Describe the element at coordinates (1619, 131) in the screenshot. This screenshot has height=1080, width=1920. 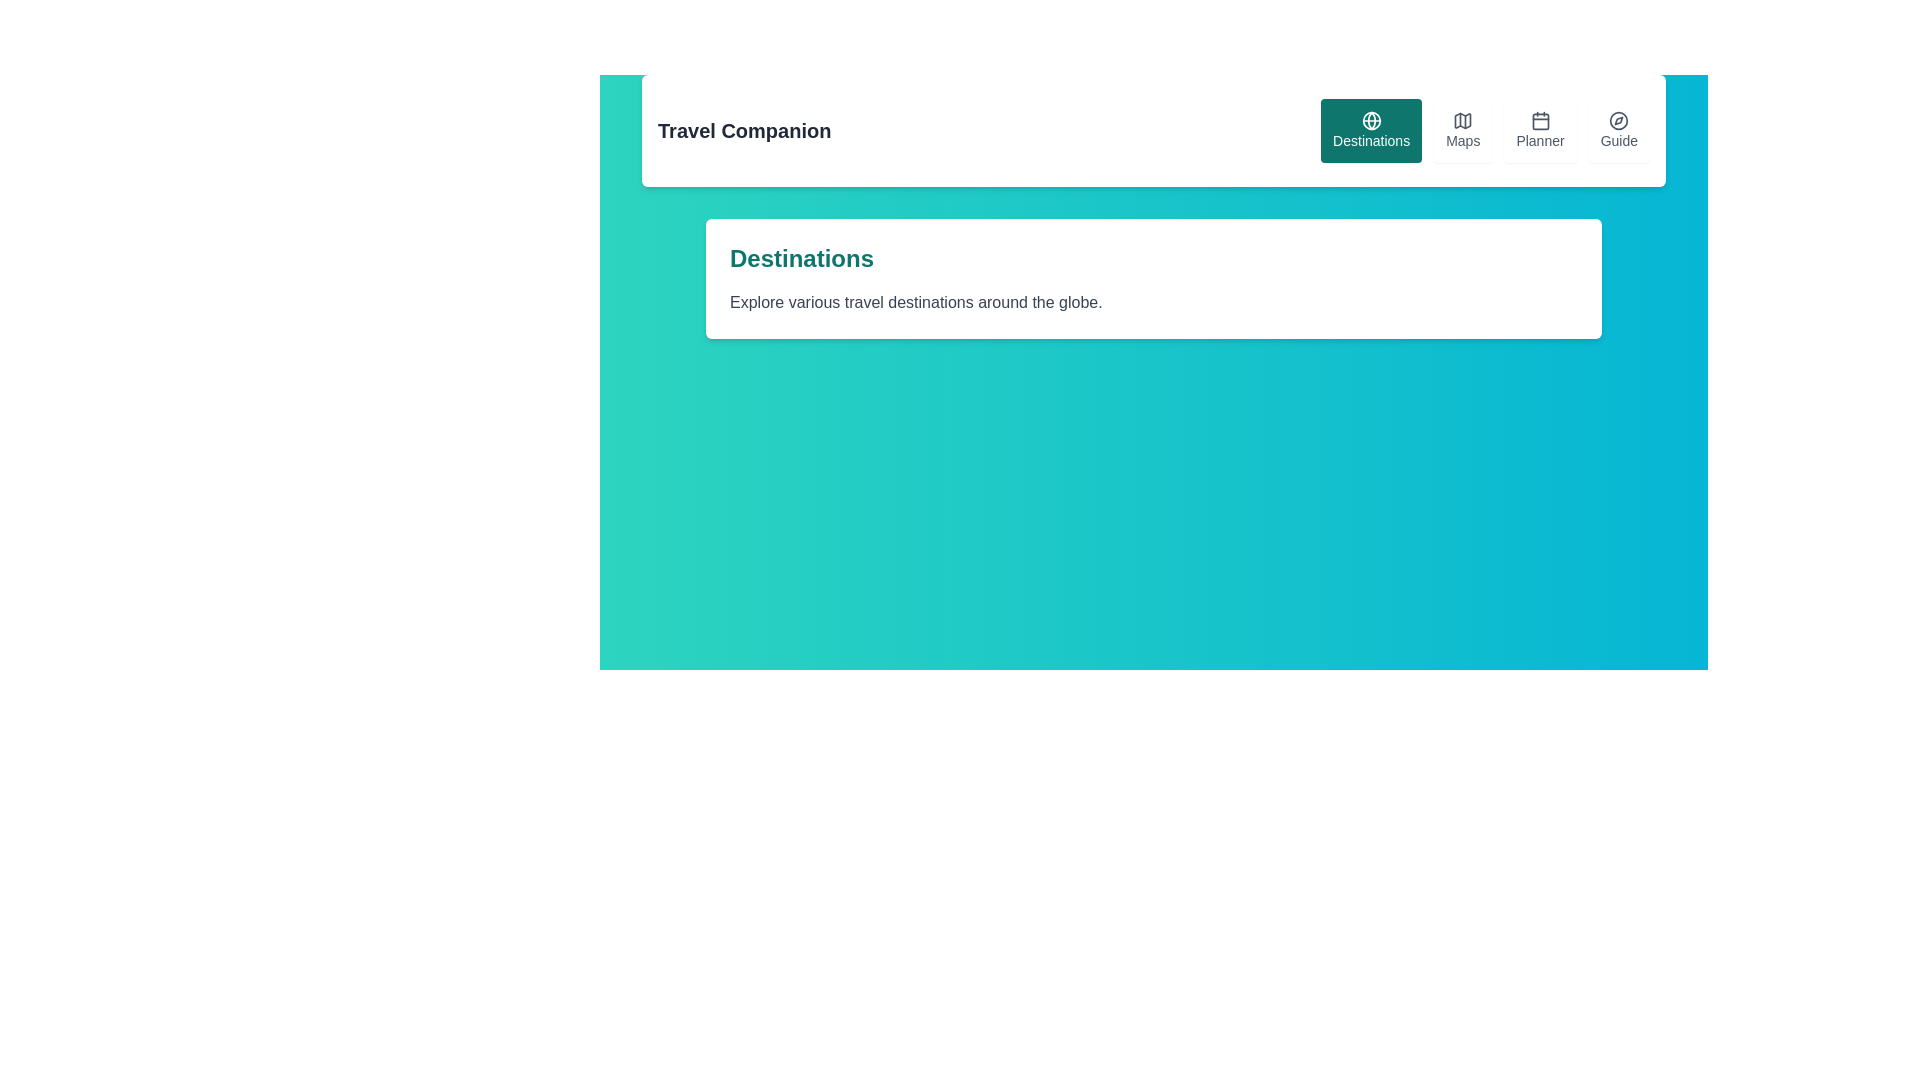
I see `the 'Guide' button located on the rightmost side of the navigation bar` at that location.